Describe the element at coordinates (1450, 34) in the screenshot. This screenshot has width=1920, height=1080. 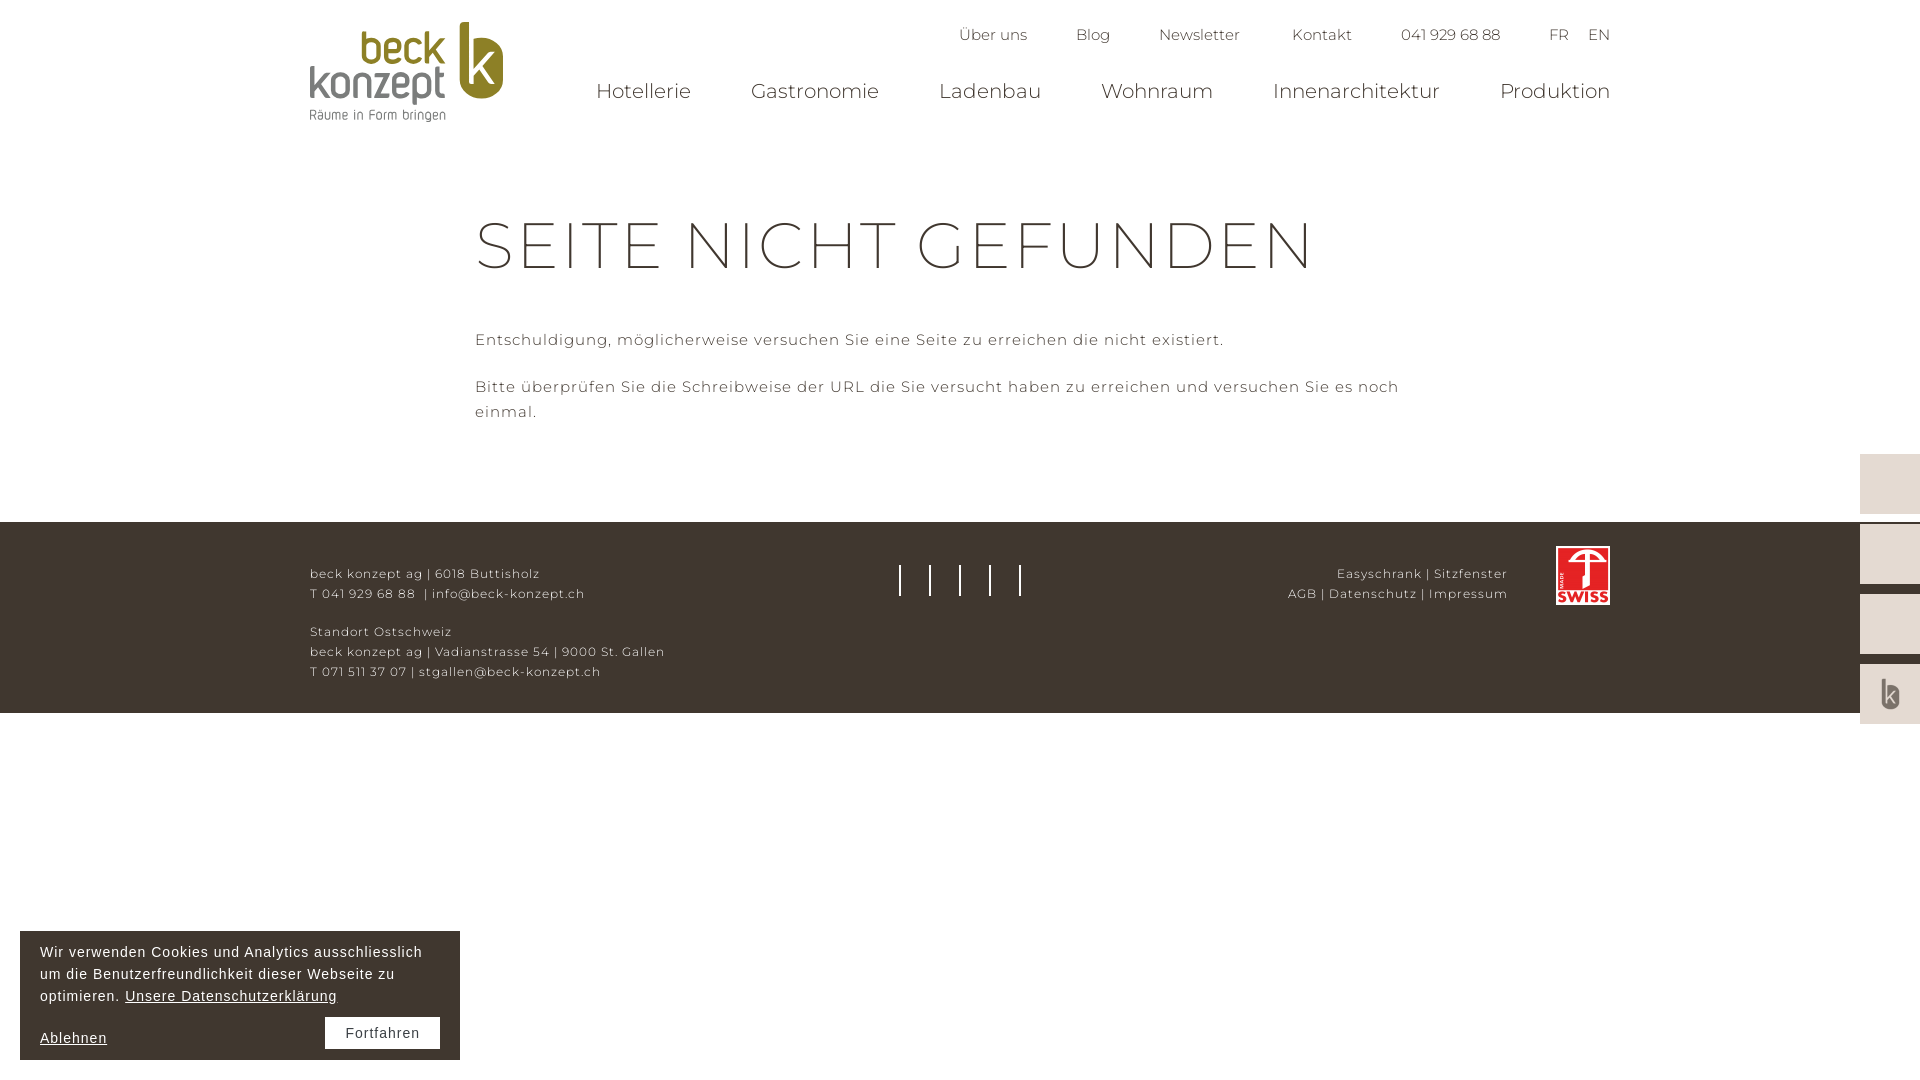
I see `'041 929 68 88'` at that location.